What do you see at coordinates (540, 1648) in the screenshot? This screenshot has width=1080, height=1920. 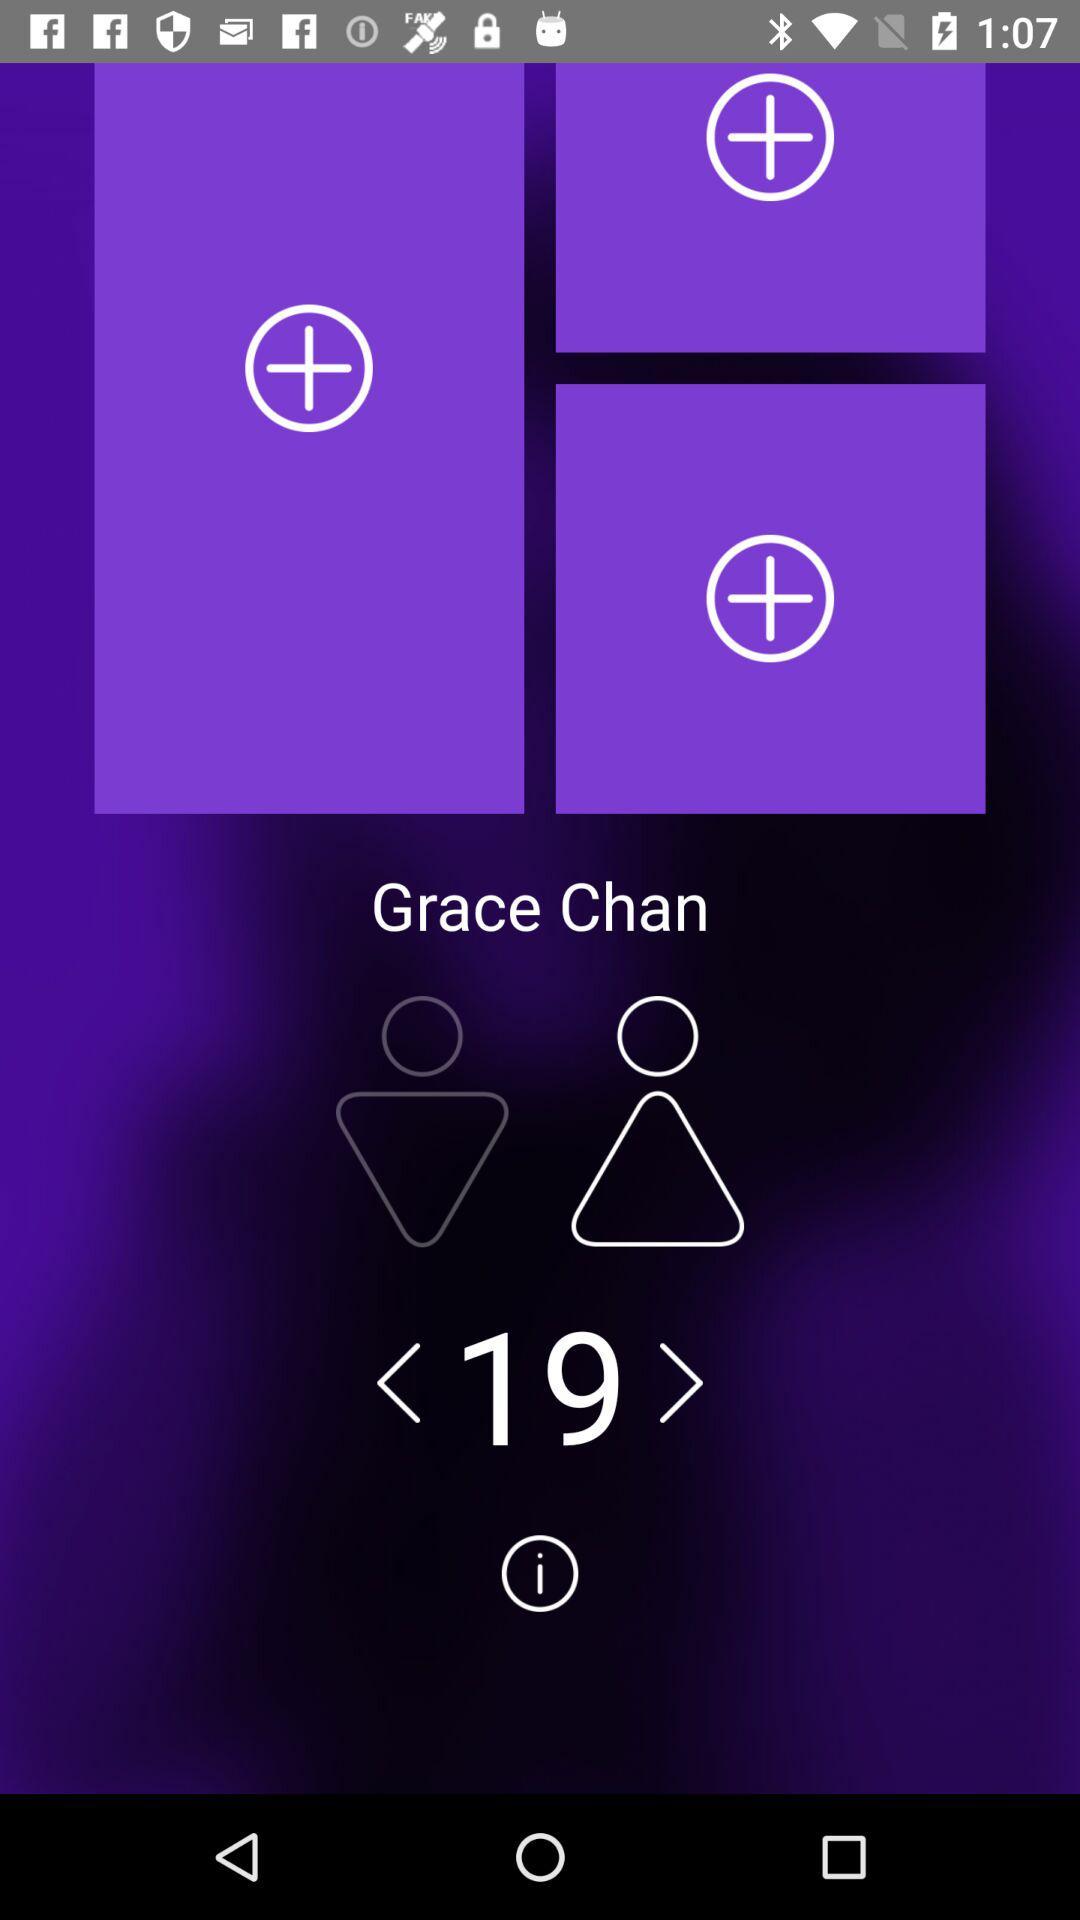 I see `open information menu` at bounding box center [540, 1648].